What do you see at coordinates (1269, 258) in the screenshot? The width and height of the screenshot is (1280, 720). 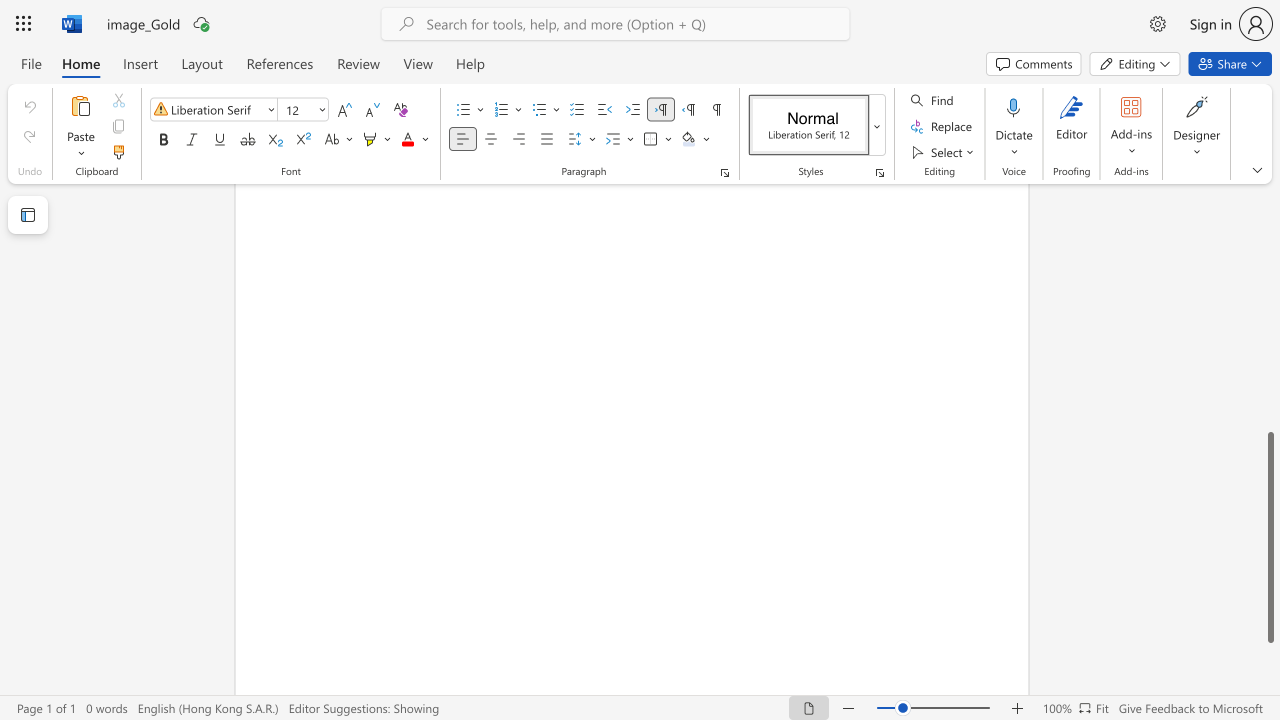 I see `the scrollbar to move the page upward` at bounding box center [1269, 258].